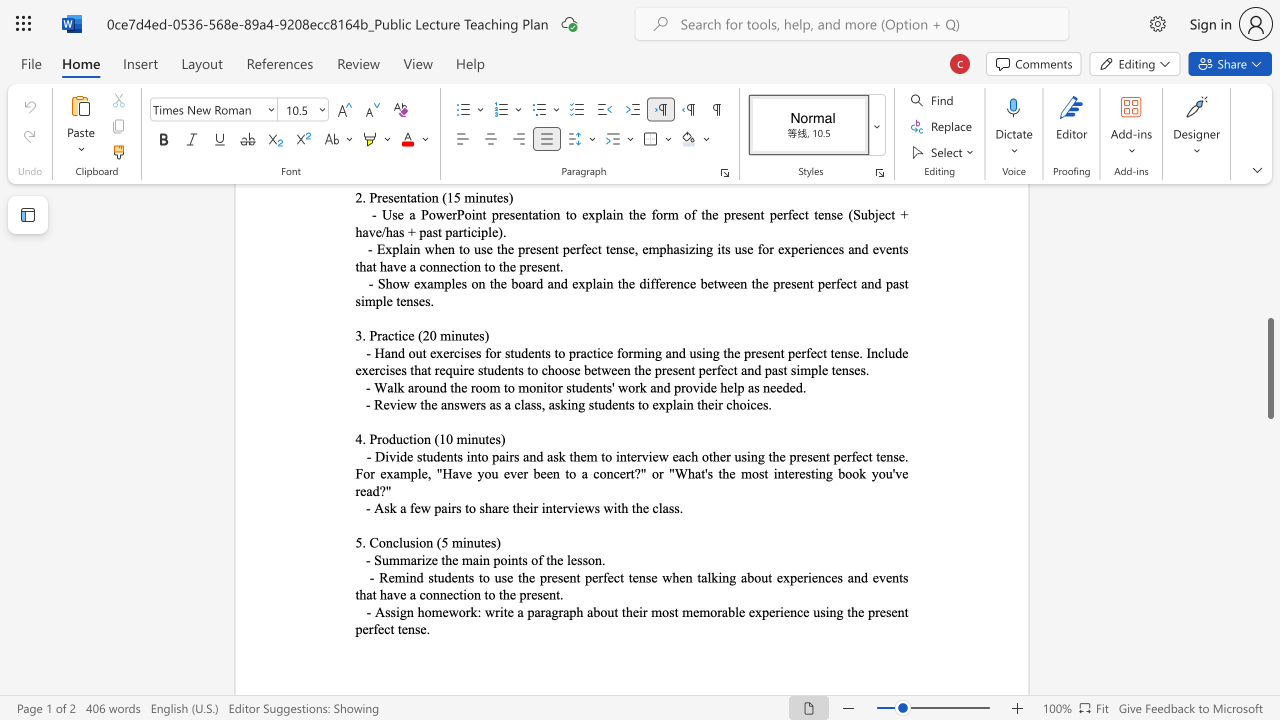  What do you see at coordinates (457, 507) in the screenshot?
I see `the 2th character "s" in the text` at bounding box center [457, 507].